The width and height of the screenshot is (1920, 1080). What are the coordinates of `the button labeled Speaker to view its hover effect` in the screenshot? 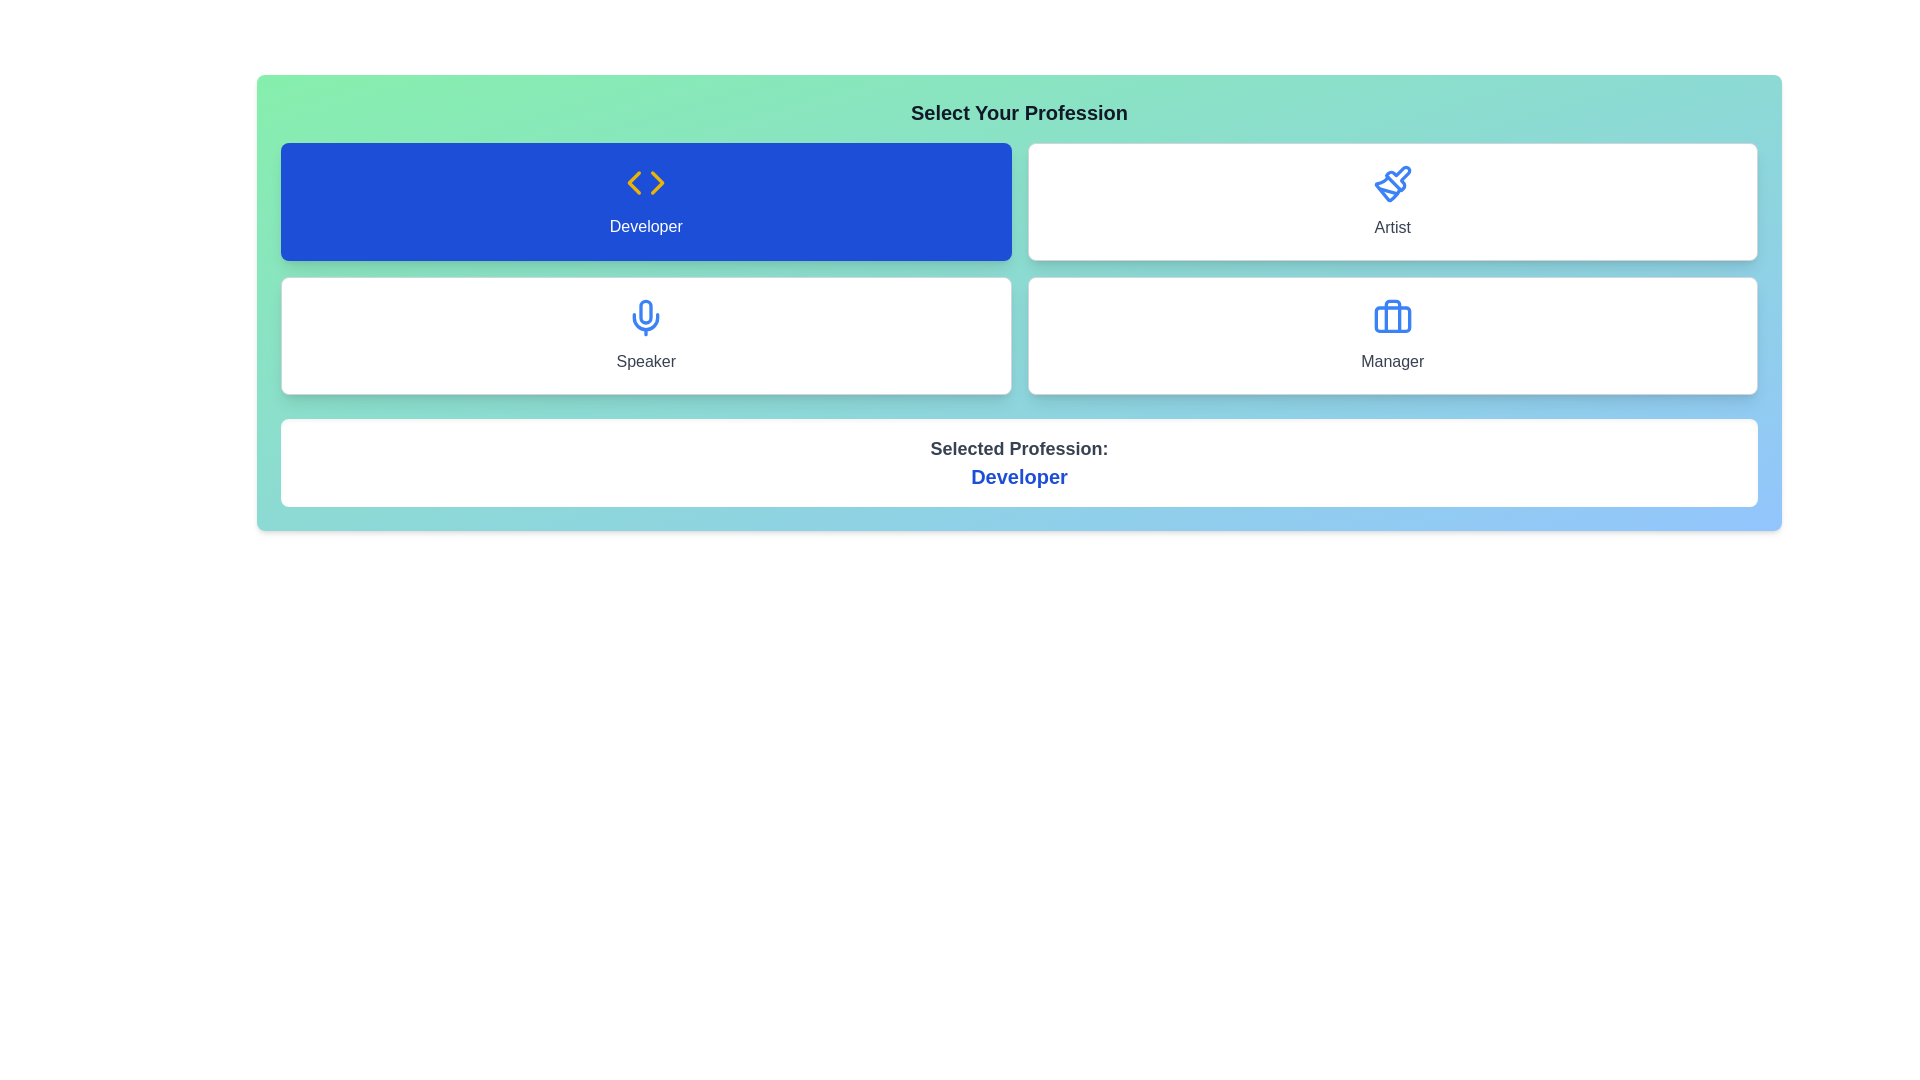 It's located at (646, 334).